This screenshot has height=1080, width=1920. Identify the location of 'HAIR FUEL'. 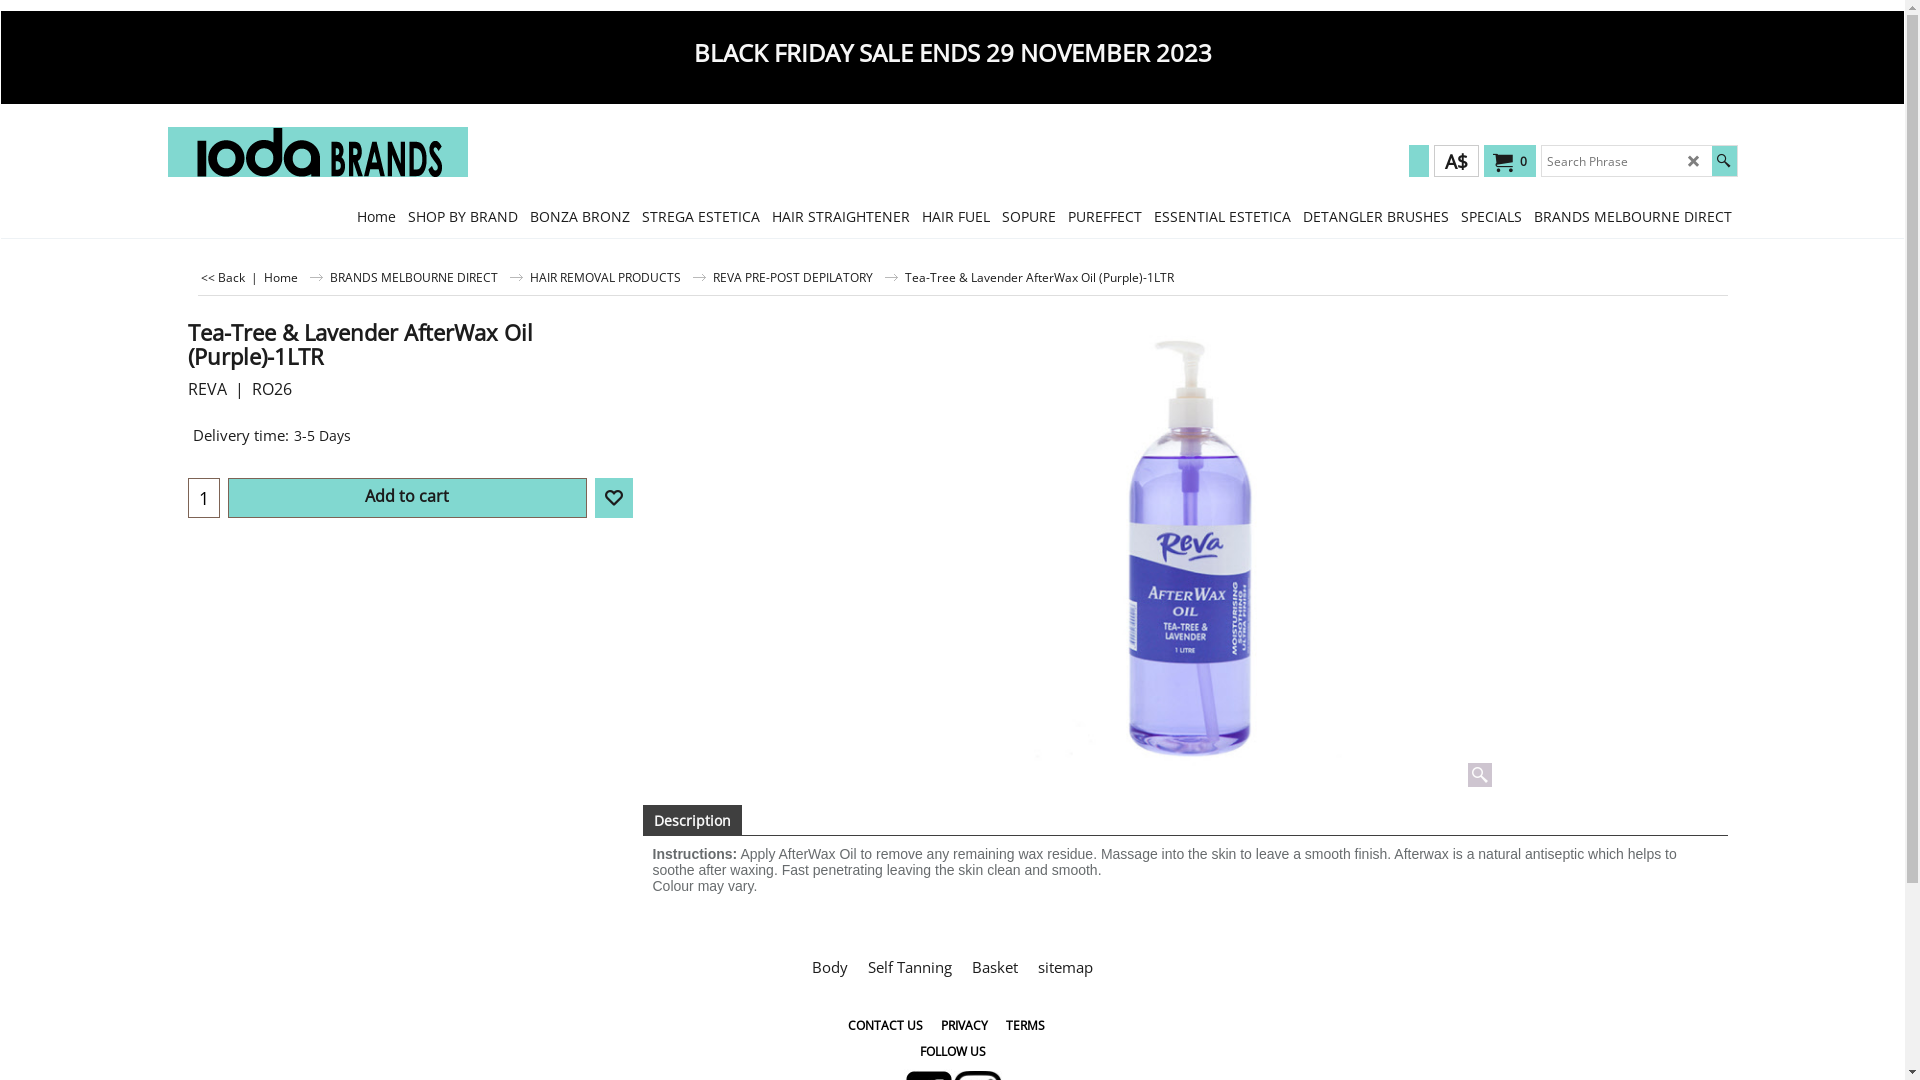
(954, 215).